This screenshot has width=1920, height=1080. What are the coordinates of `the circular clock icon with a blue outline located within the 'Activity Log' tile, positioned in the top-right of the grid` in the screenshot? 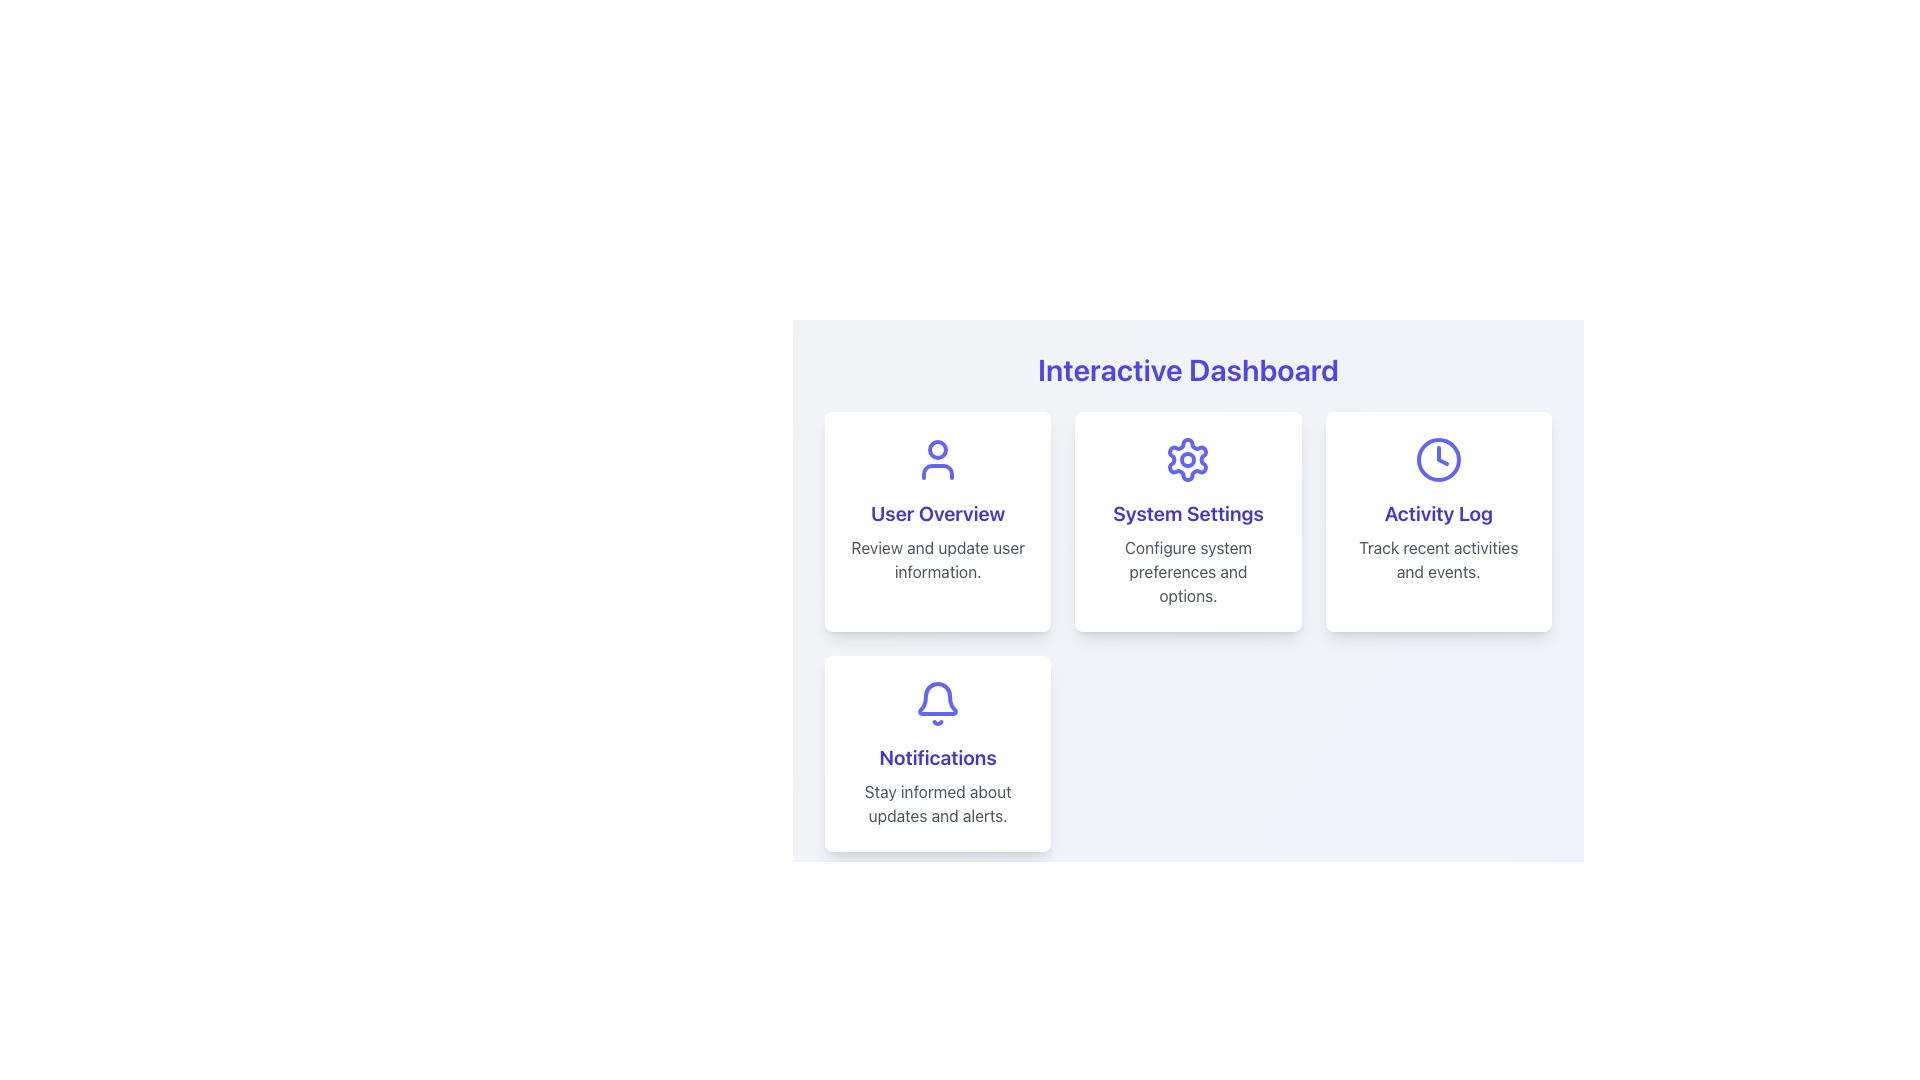 It's located at (1437, 459).